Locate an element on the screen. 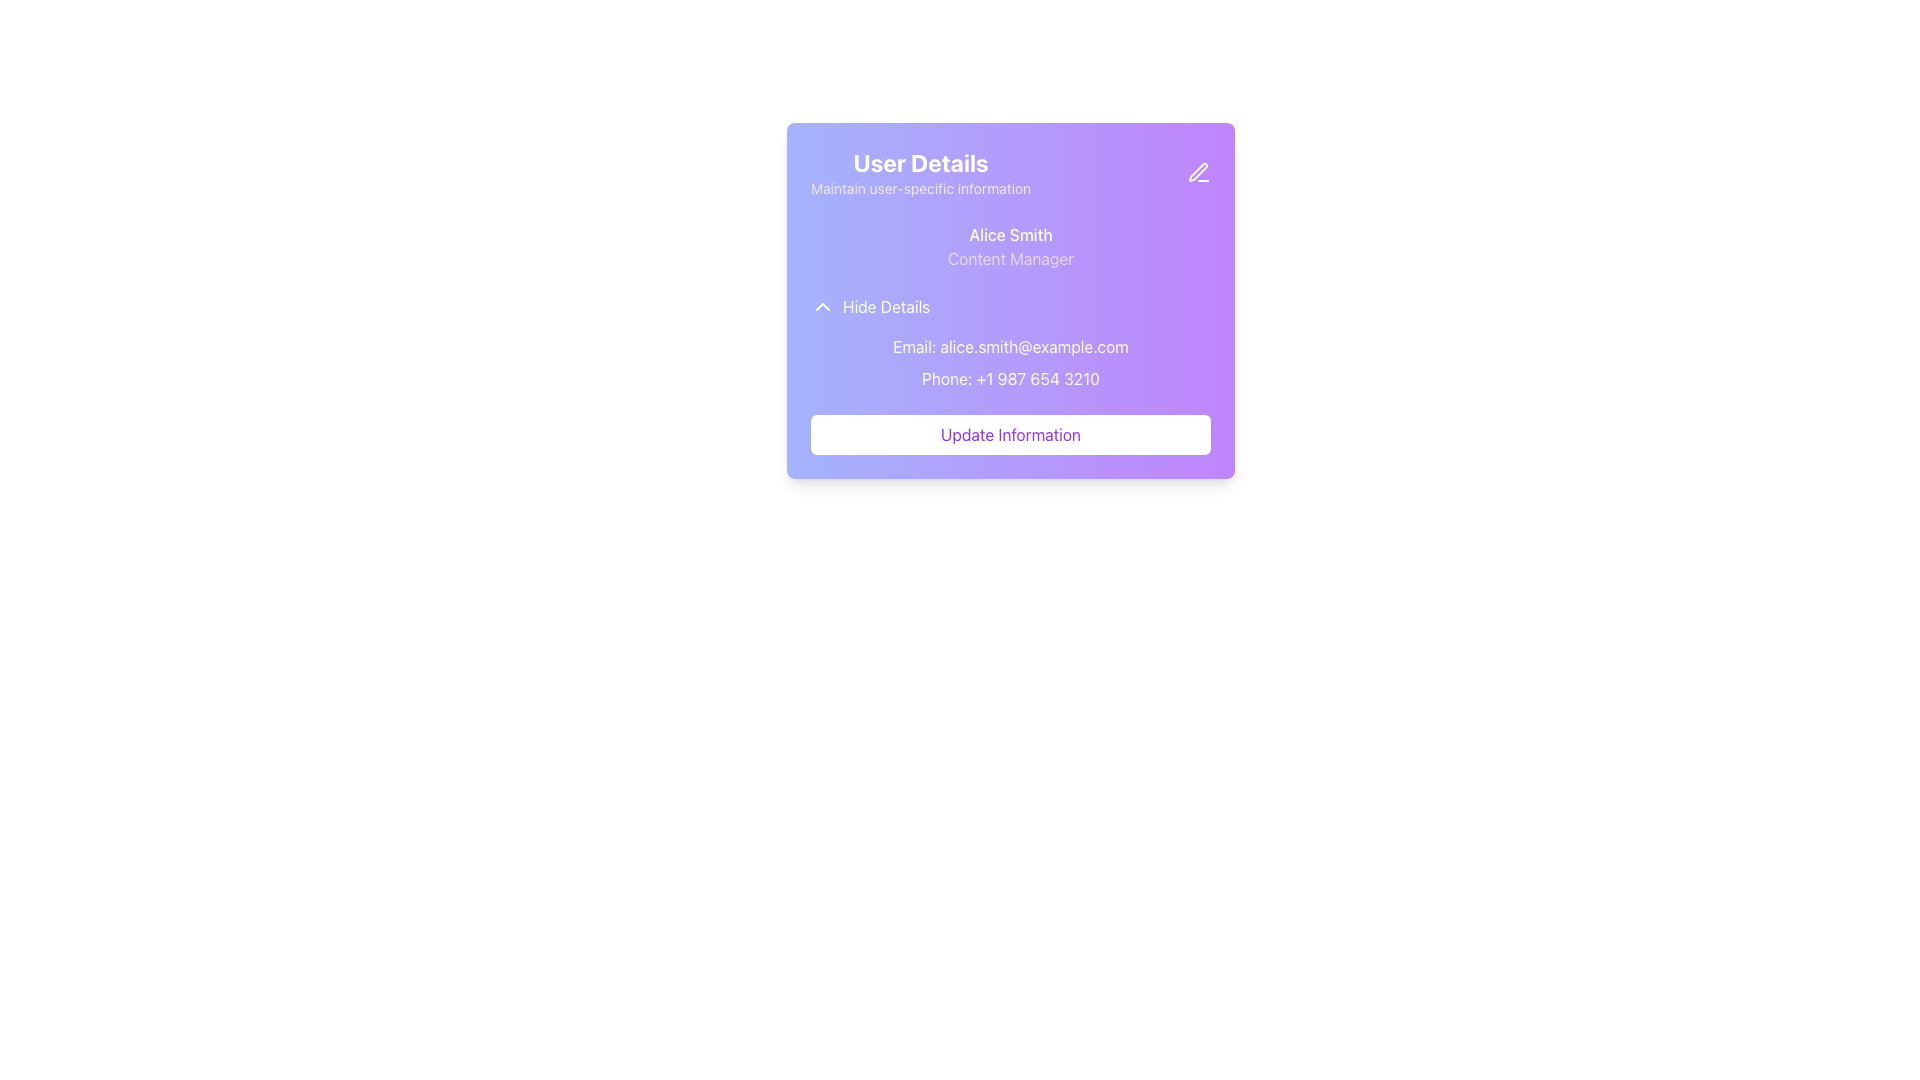  the static text label displaying the name 'Alice Smith', which is positioned above 'Content Manager' in the 'User Details' card interface is located at coordinates (1011, 234).